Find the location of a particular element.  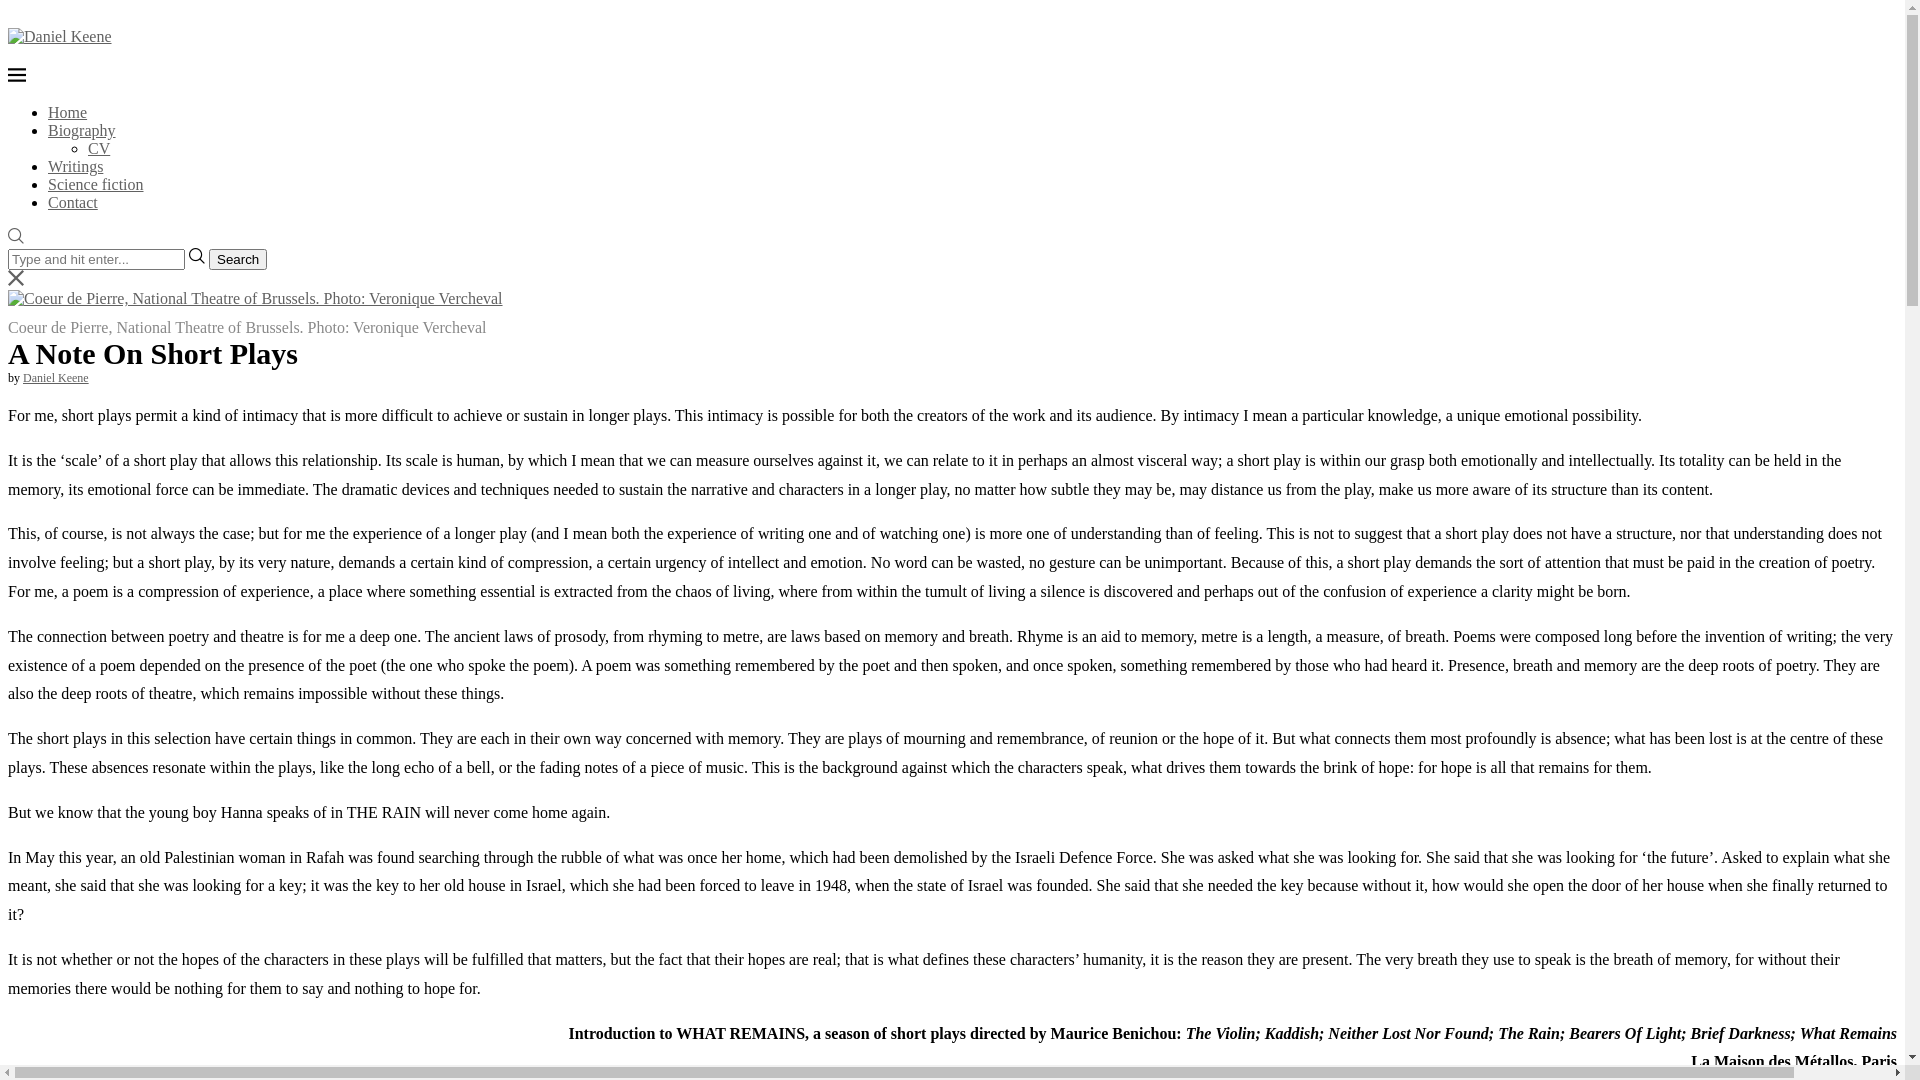

'Home' is located at coordinates (67, 112).